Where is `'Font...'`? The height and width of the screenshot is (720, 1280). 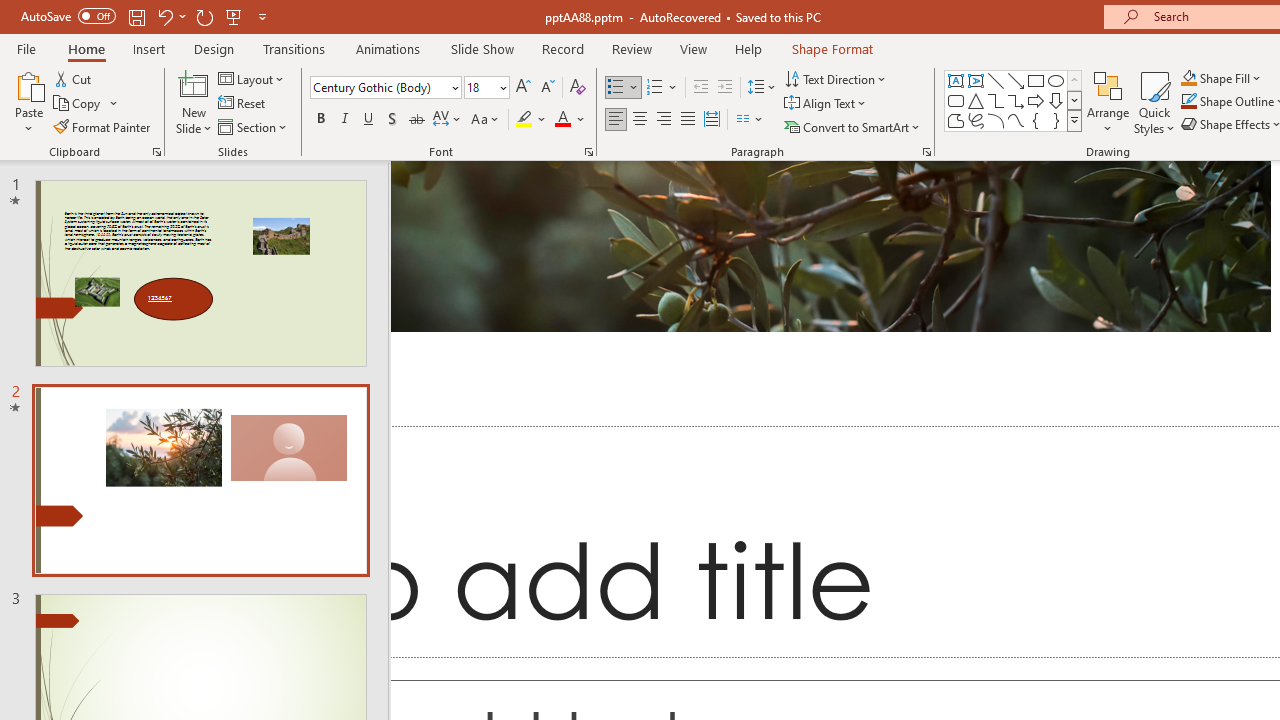 'Font...' is located at coordinates (587, 150).